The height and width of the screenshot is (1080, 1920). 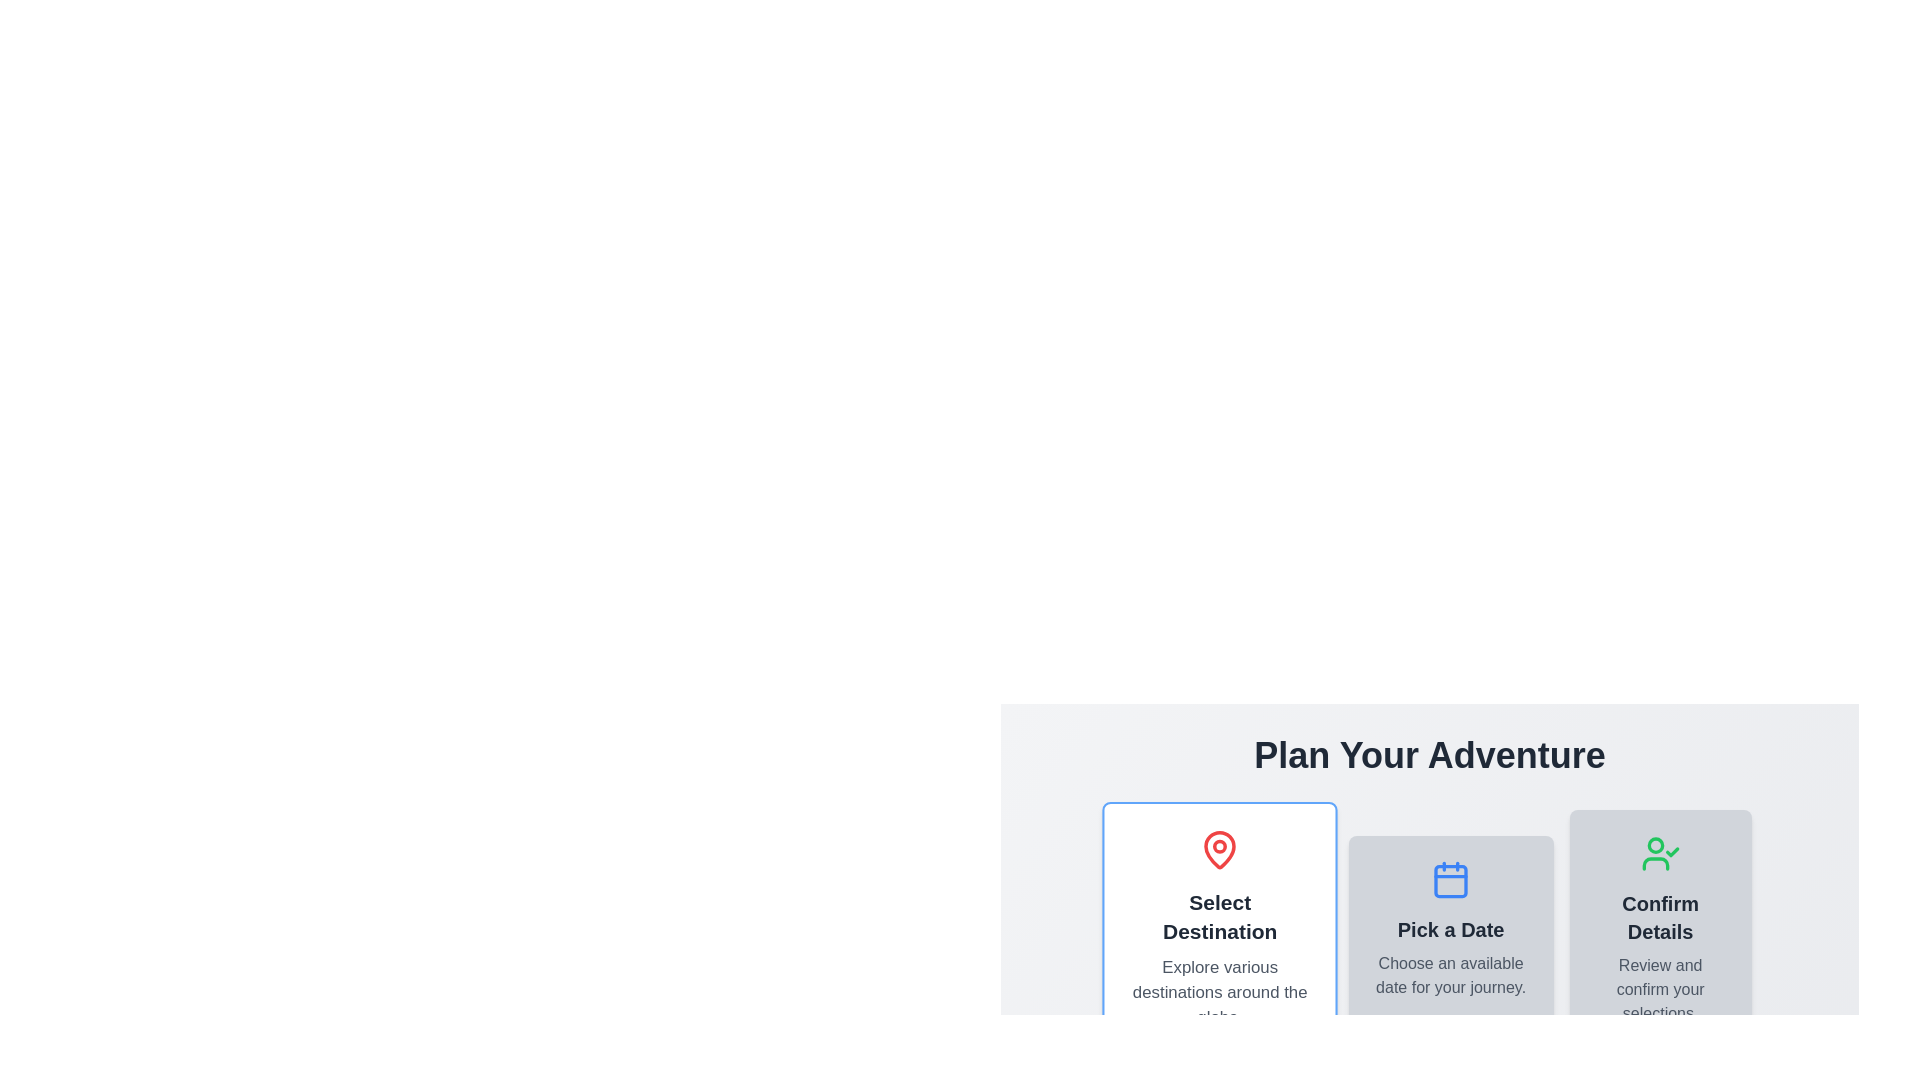 I want to click on the third card in the horizontal list, which serves as a choice card for confirming and reviewing selections, so click(x=1660, y=929).